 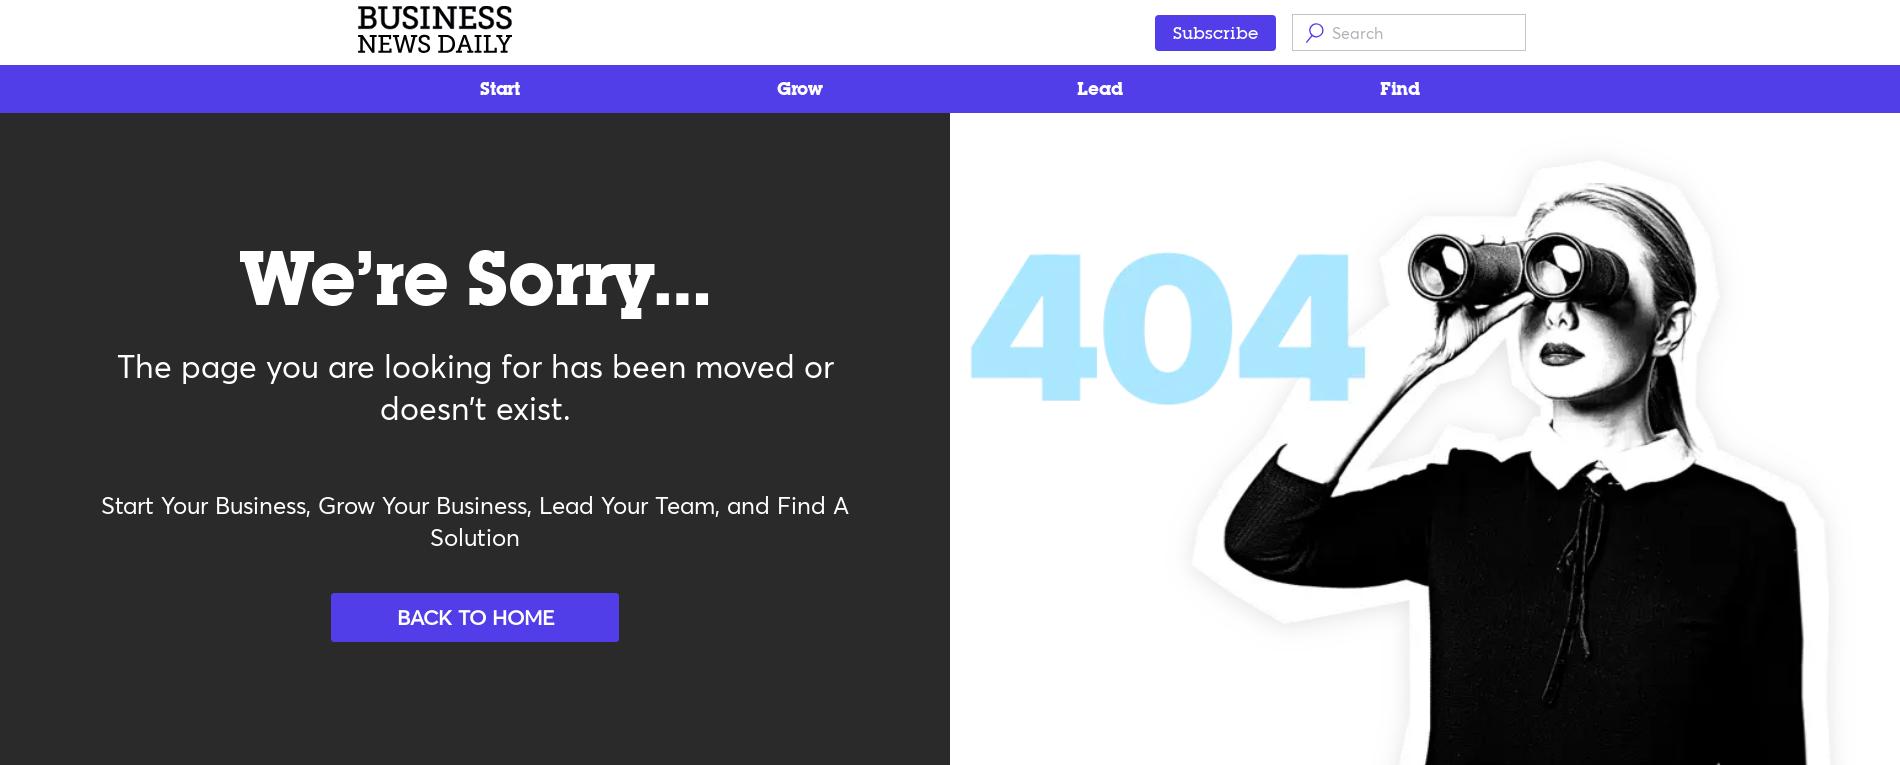 What do you see at coordinates (1226, 573) in the screenshot?
I see `'Business.com'` at bounding box center [1226, 573].